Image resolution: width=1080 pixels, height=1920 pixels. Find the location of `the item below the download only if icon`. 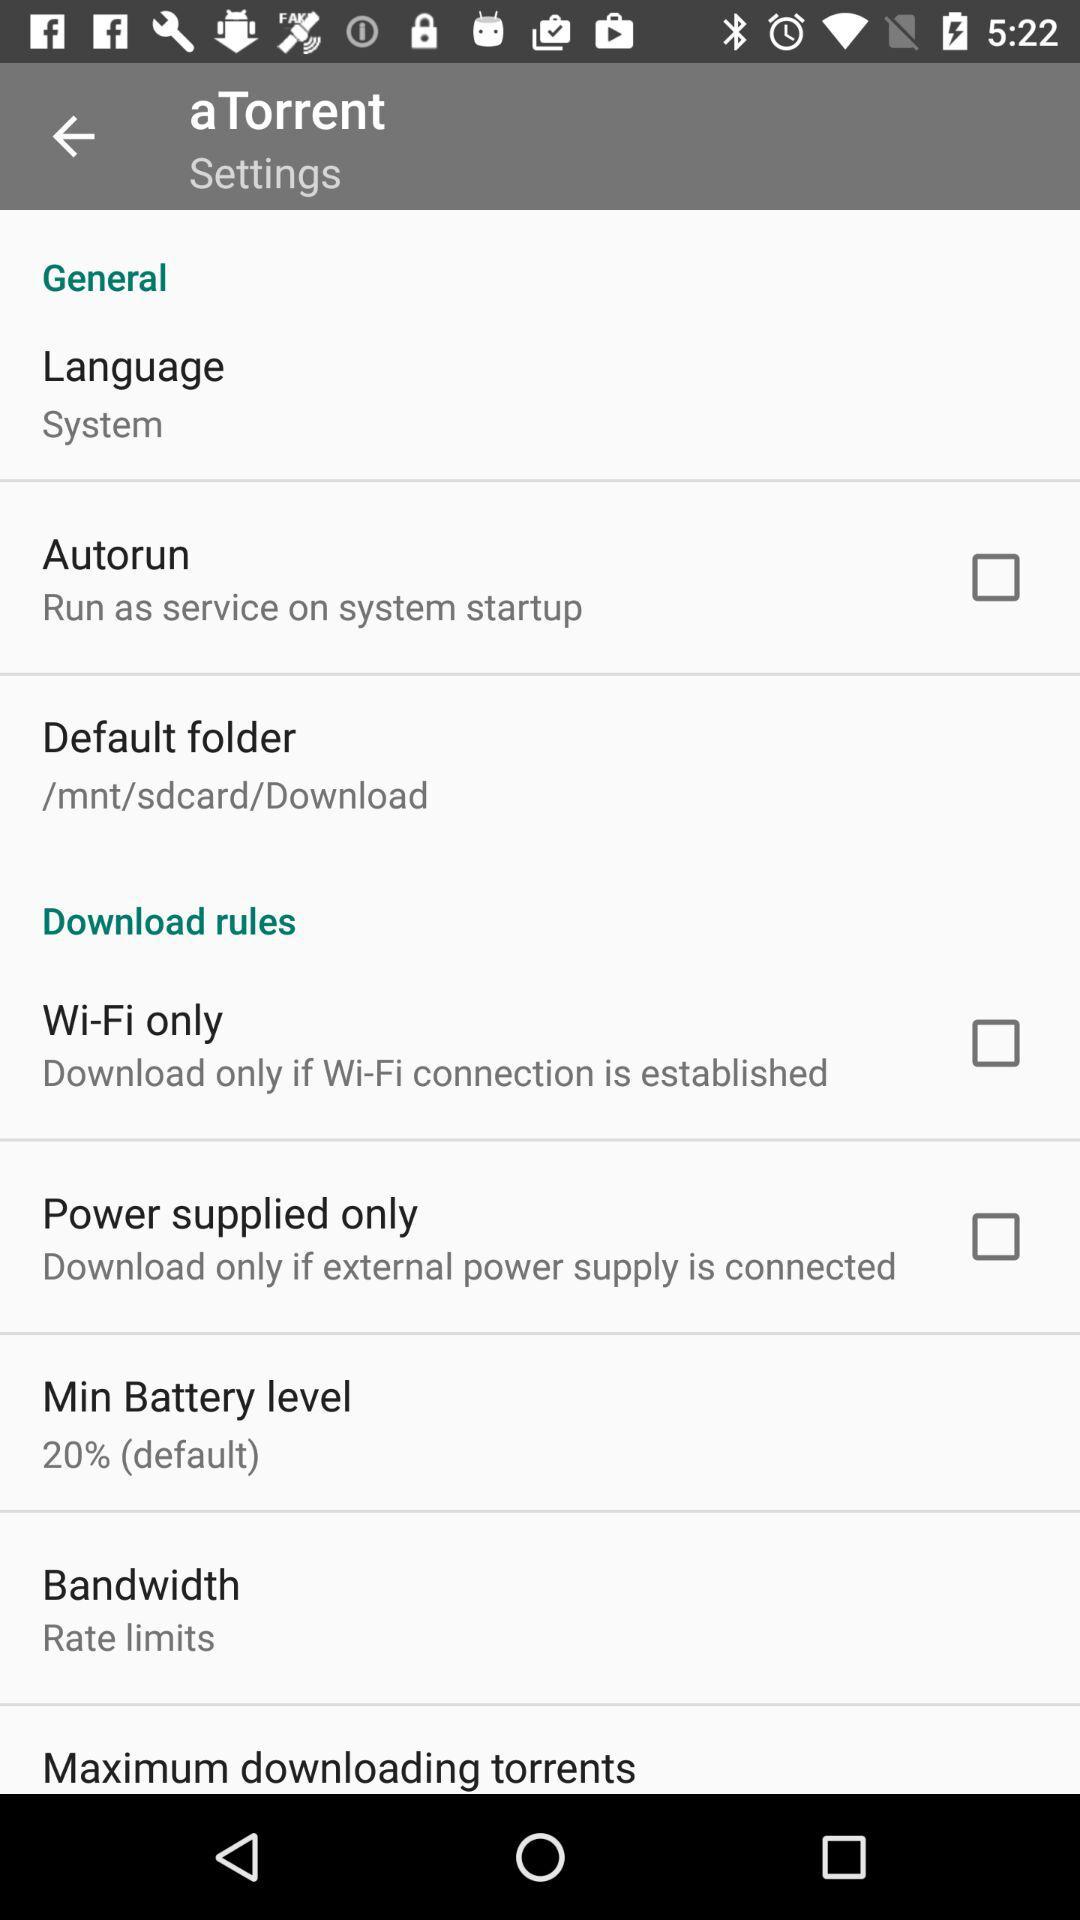

the item below the download only if icon is located at coordinates (197, 1394).